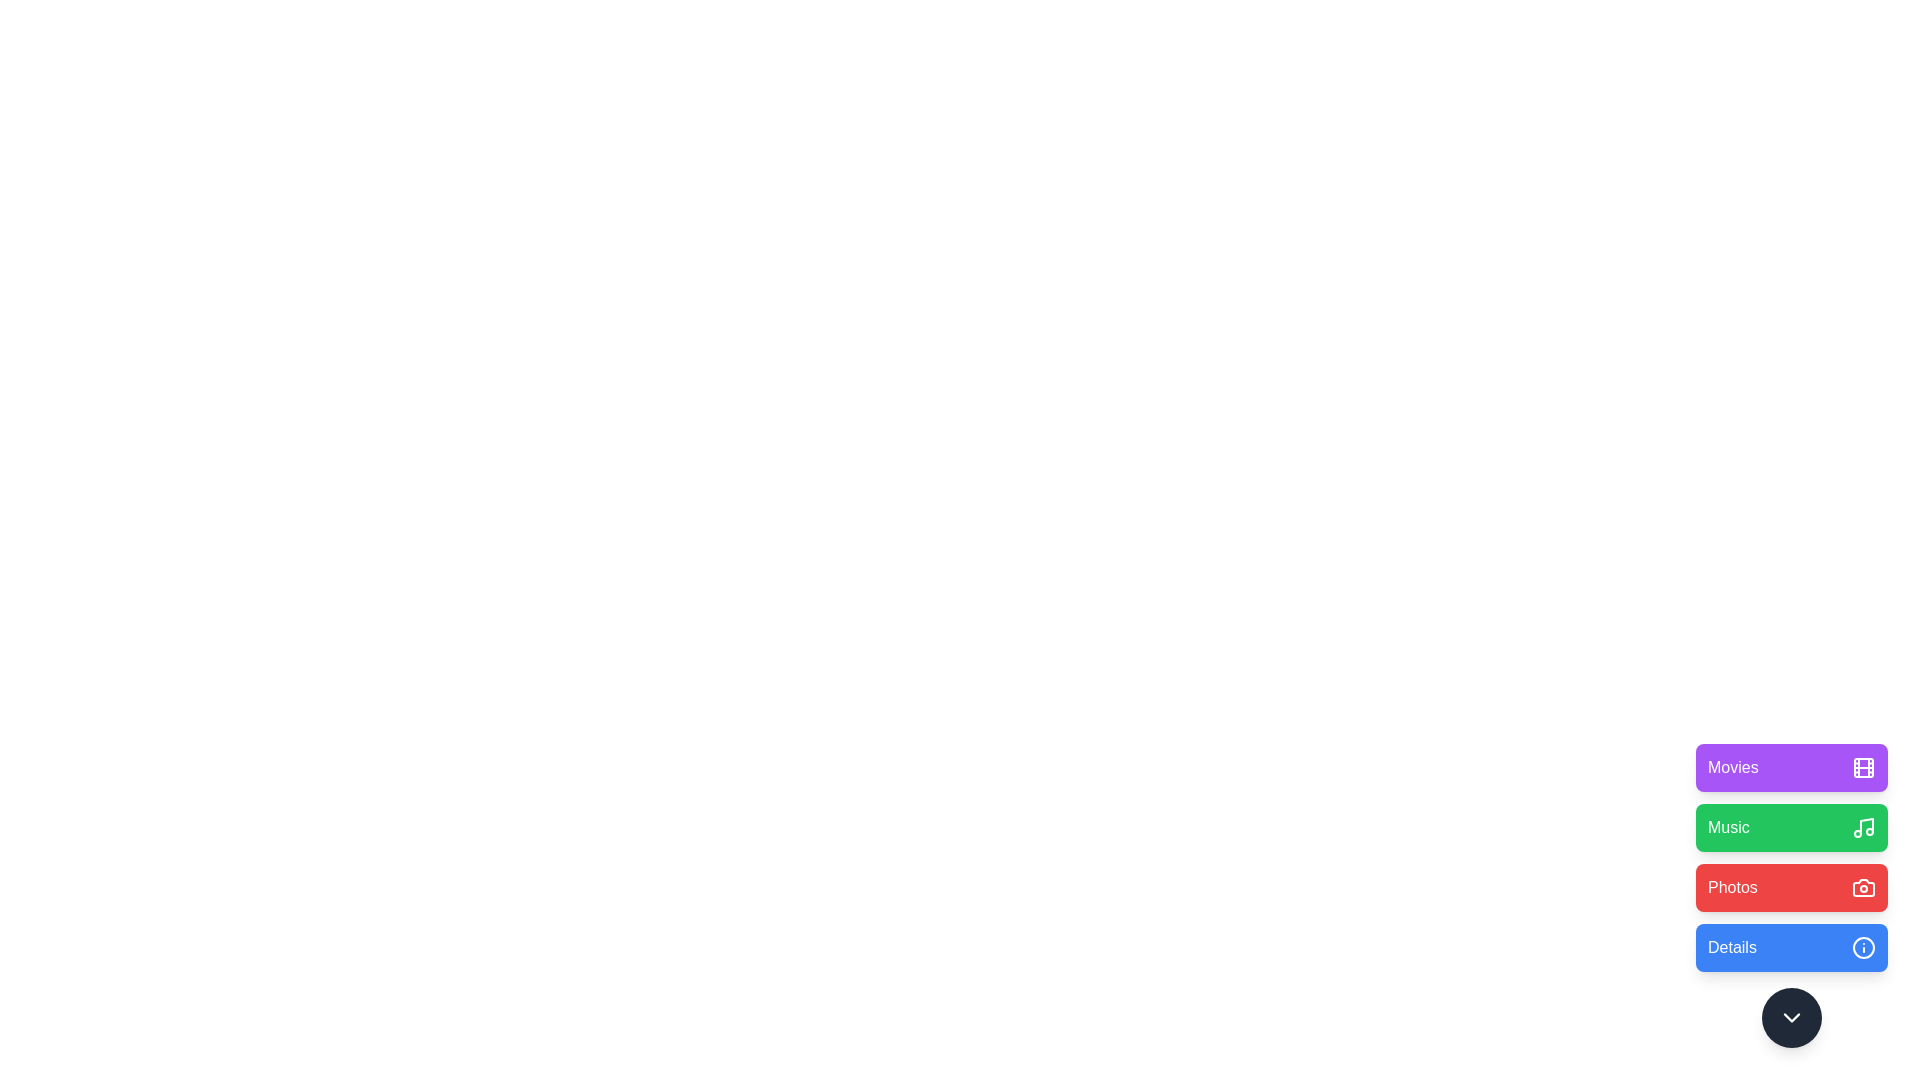 Image resolution: width=1920 pixels, height=1080 pixels. I want to click on the 'Music' button to trigger its action, so click(1791, 828).